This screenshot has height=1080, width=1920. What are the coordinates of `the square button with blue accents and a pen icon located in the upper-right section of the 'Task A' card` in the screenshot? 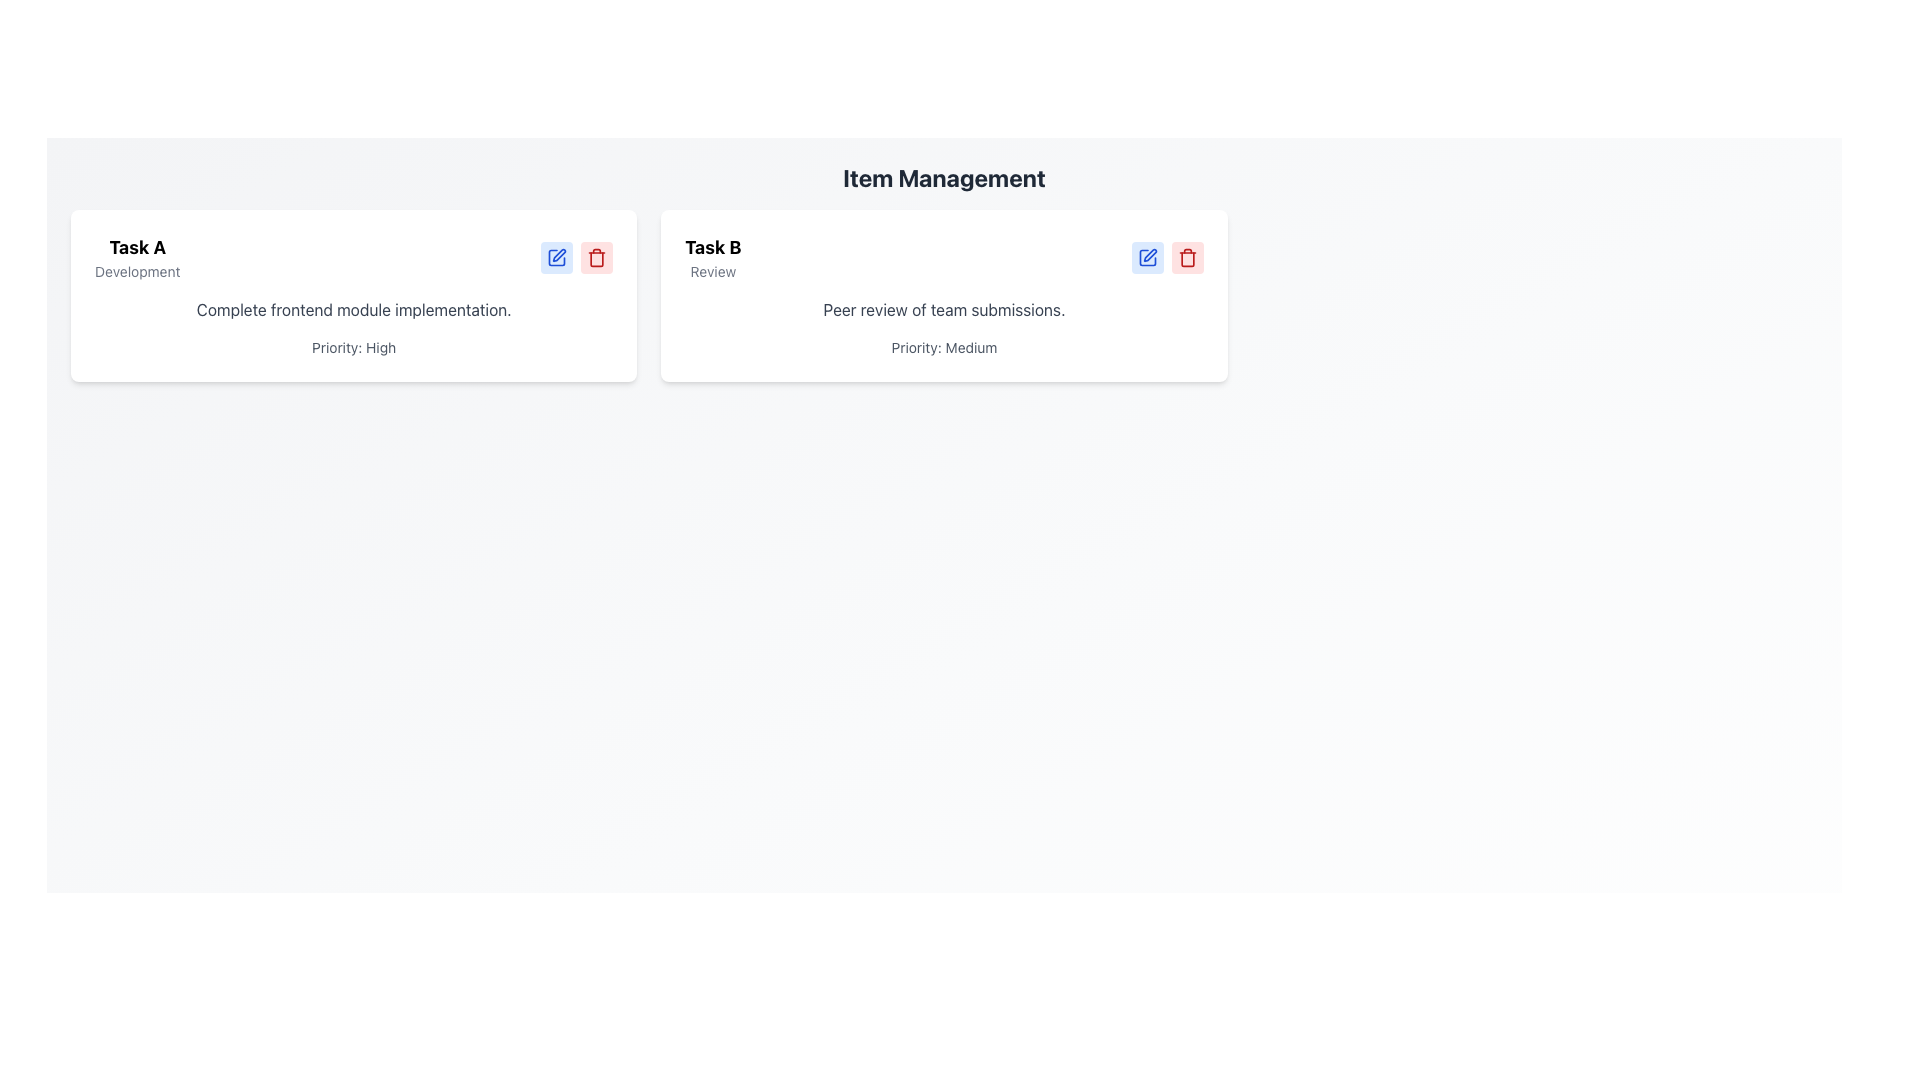 It's located at (557, 257).